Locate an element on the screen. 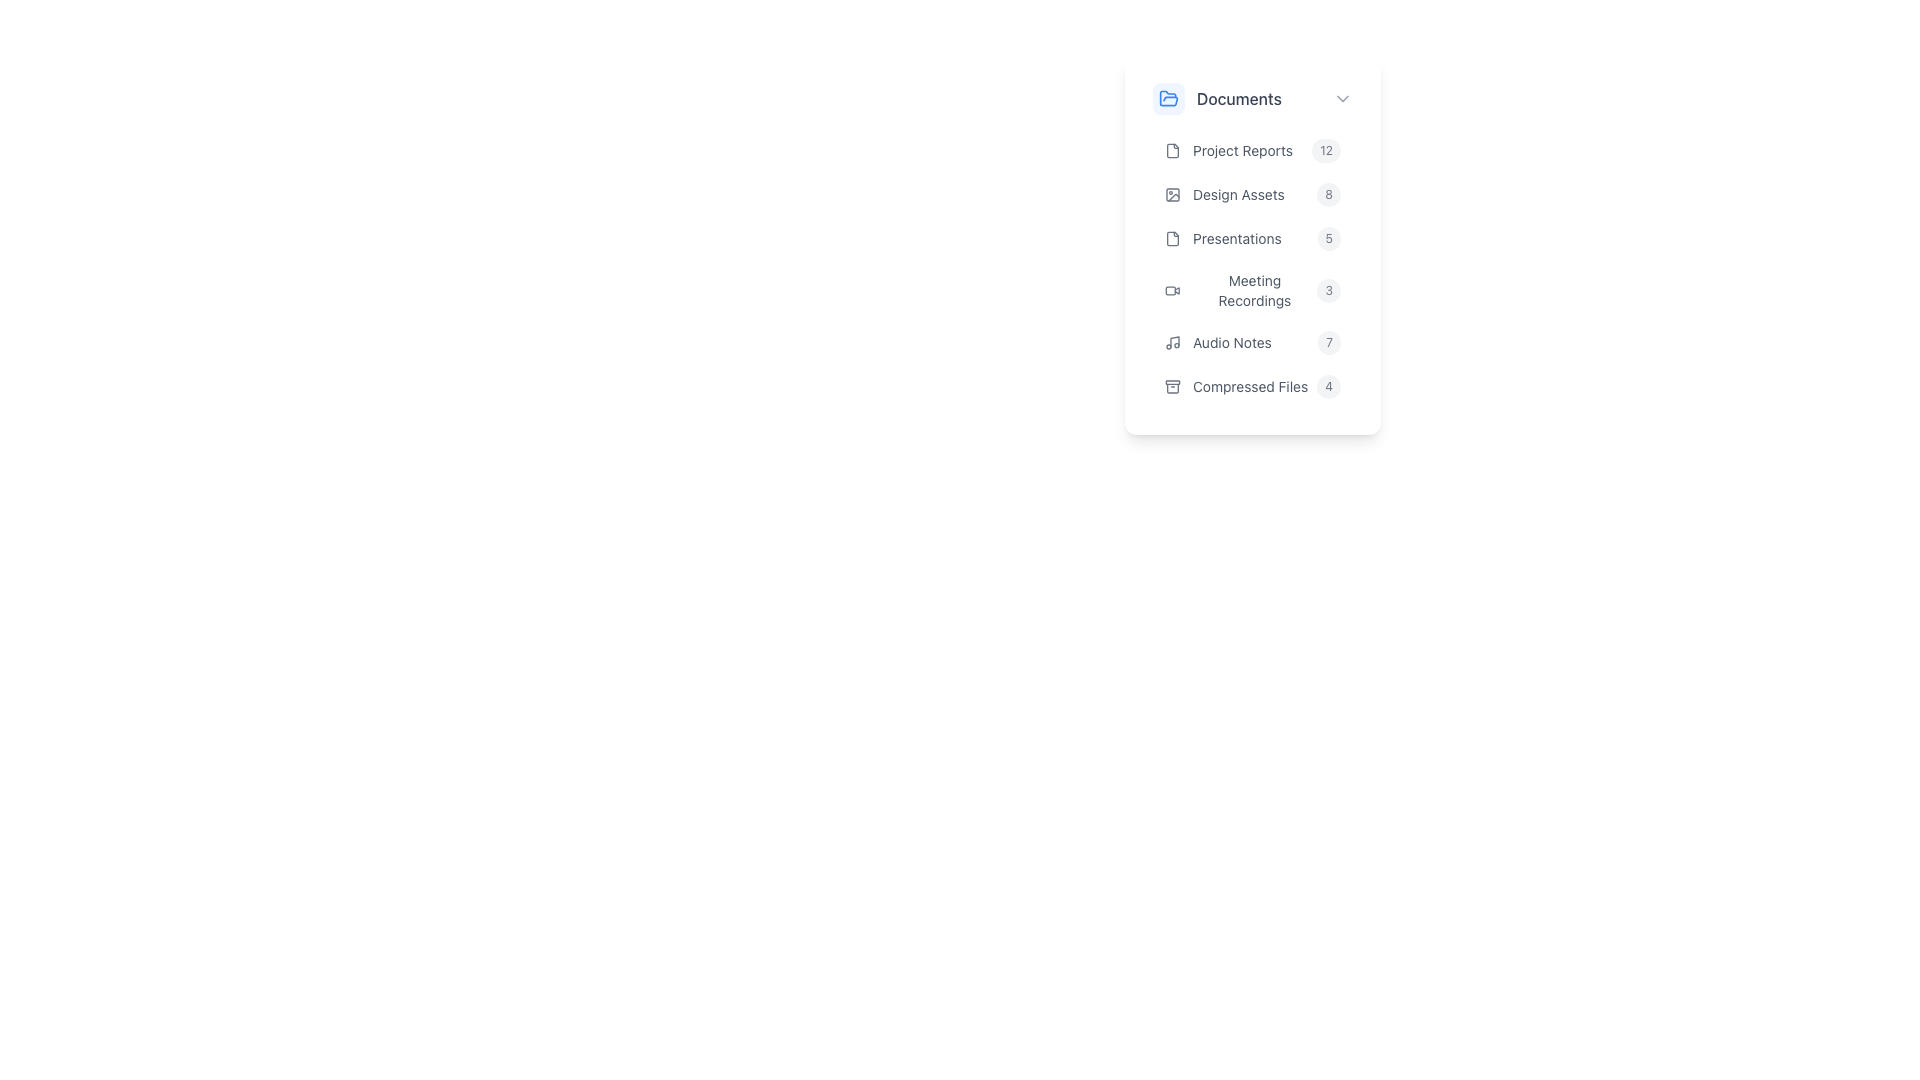  the video camera icon, which is located near the left side of the group containing 'Meeting Recordings' and the label '3'. The icon has a gray color and changes to blue on hover is located at coordinates (1172, 290).